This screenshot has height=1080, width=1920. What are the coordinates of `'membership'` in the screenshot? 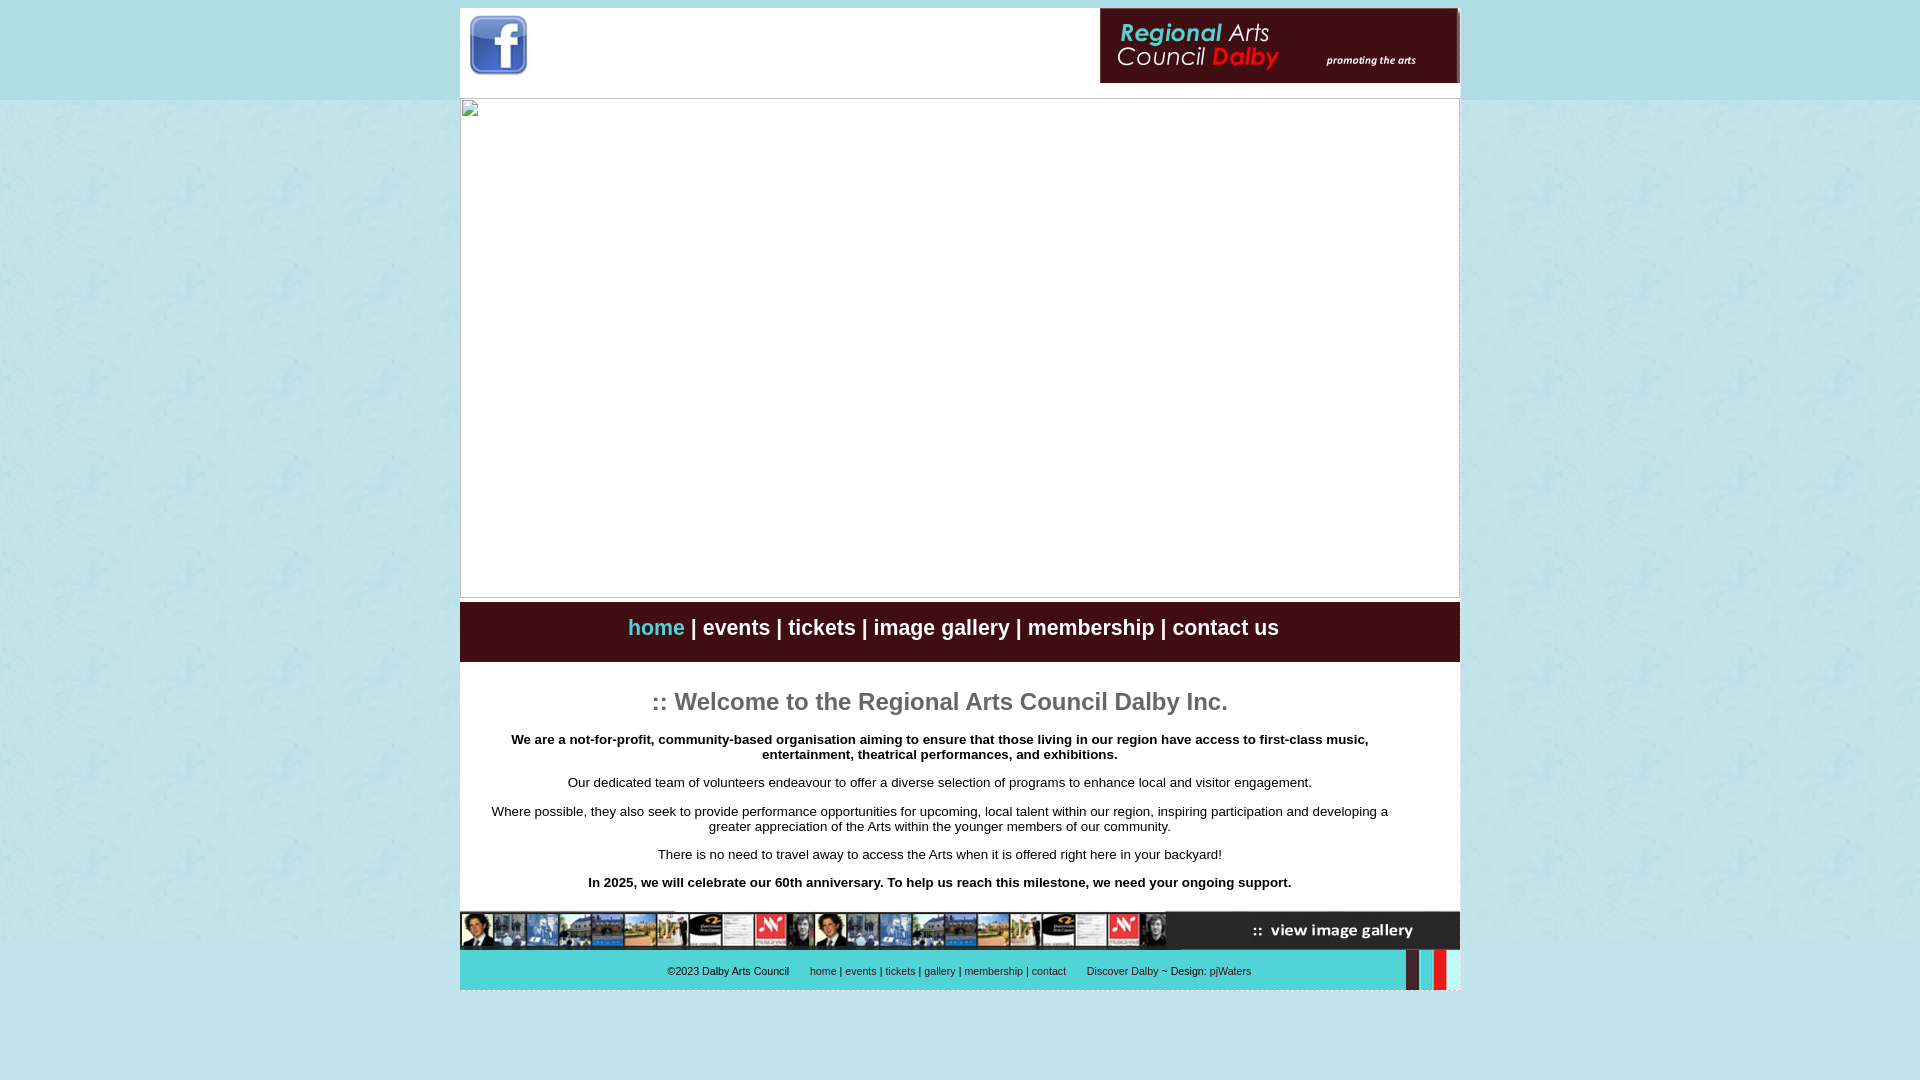 It's located at (1090, 627).